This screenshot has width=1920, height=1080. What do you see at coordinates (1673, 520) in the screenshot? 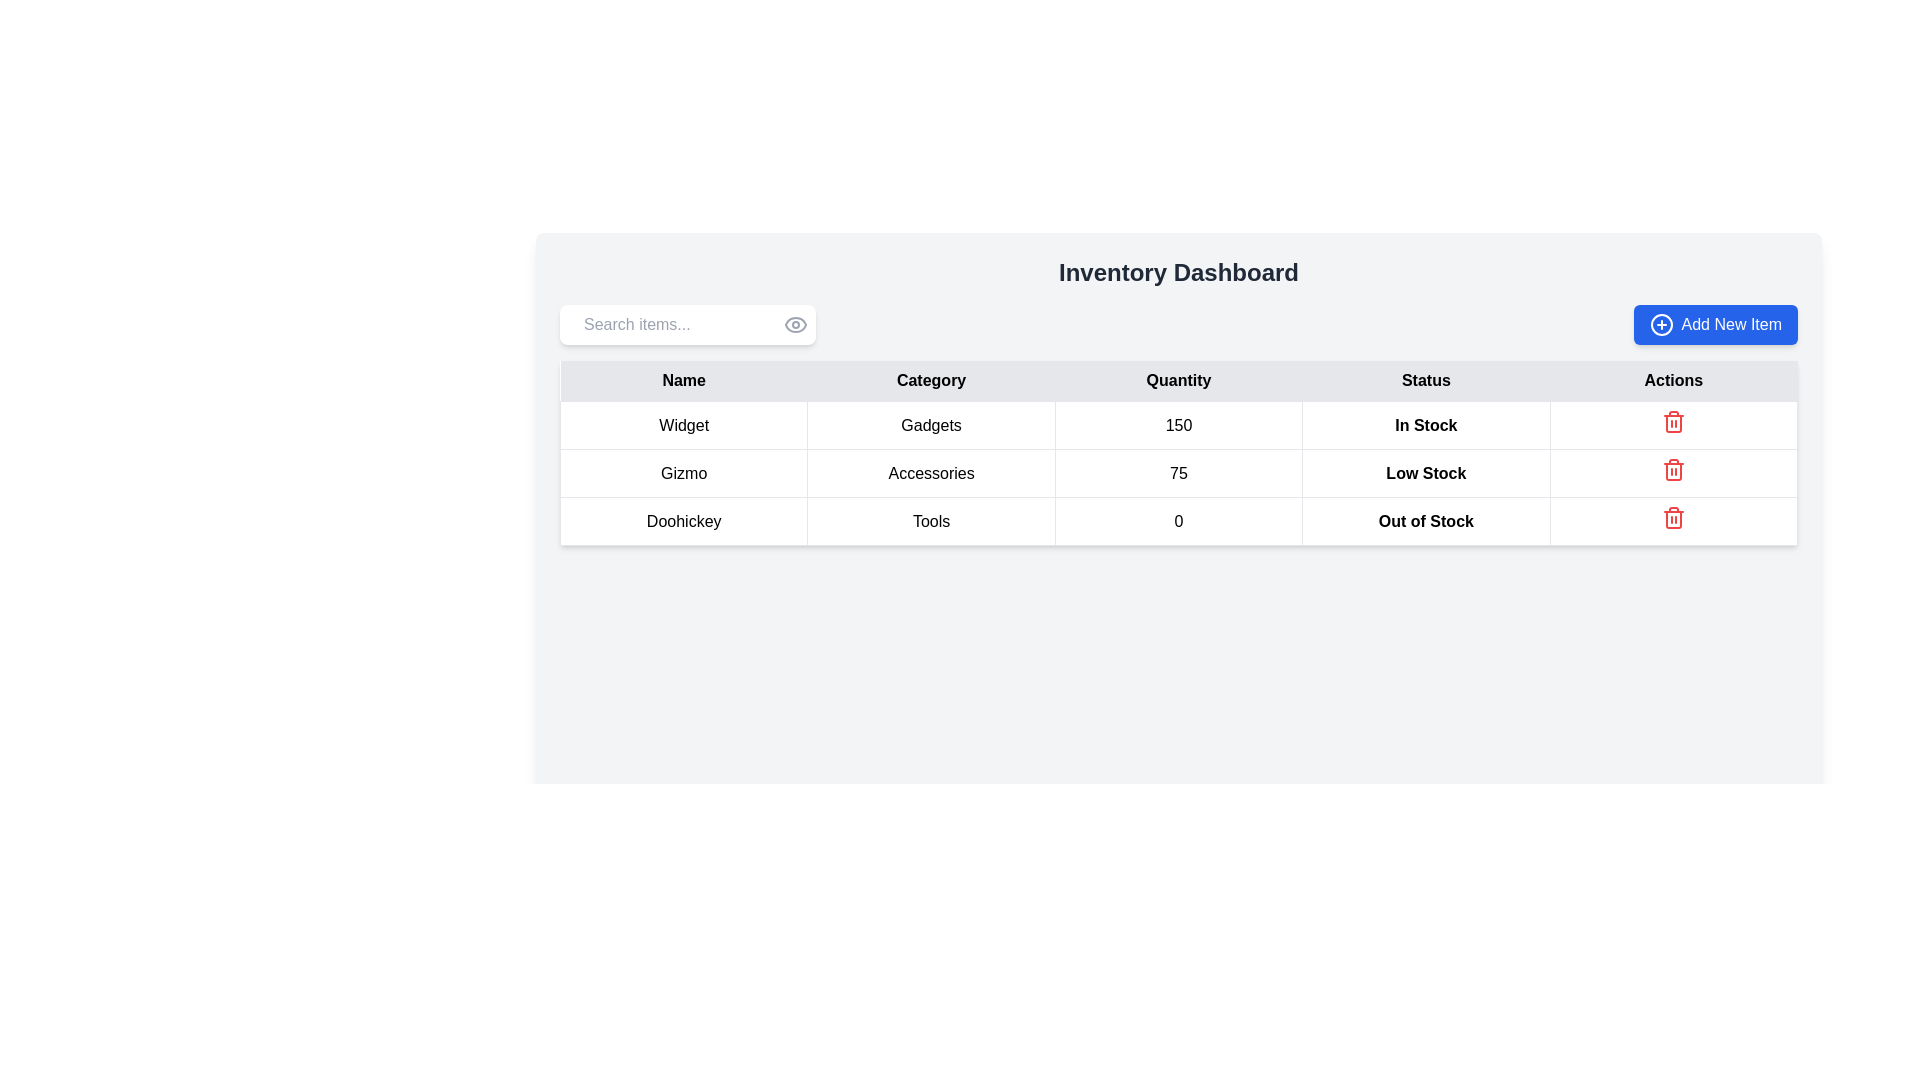
I see `the small red trash icon located at the end of the 'Doohickey' row in the 'Actions' column` at bounding box center [1673, 520].